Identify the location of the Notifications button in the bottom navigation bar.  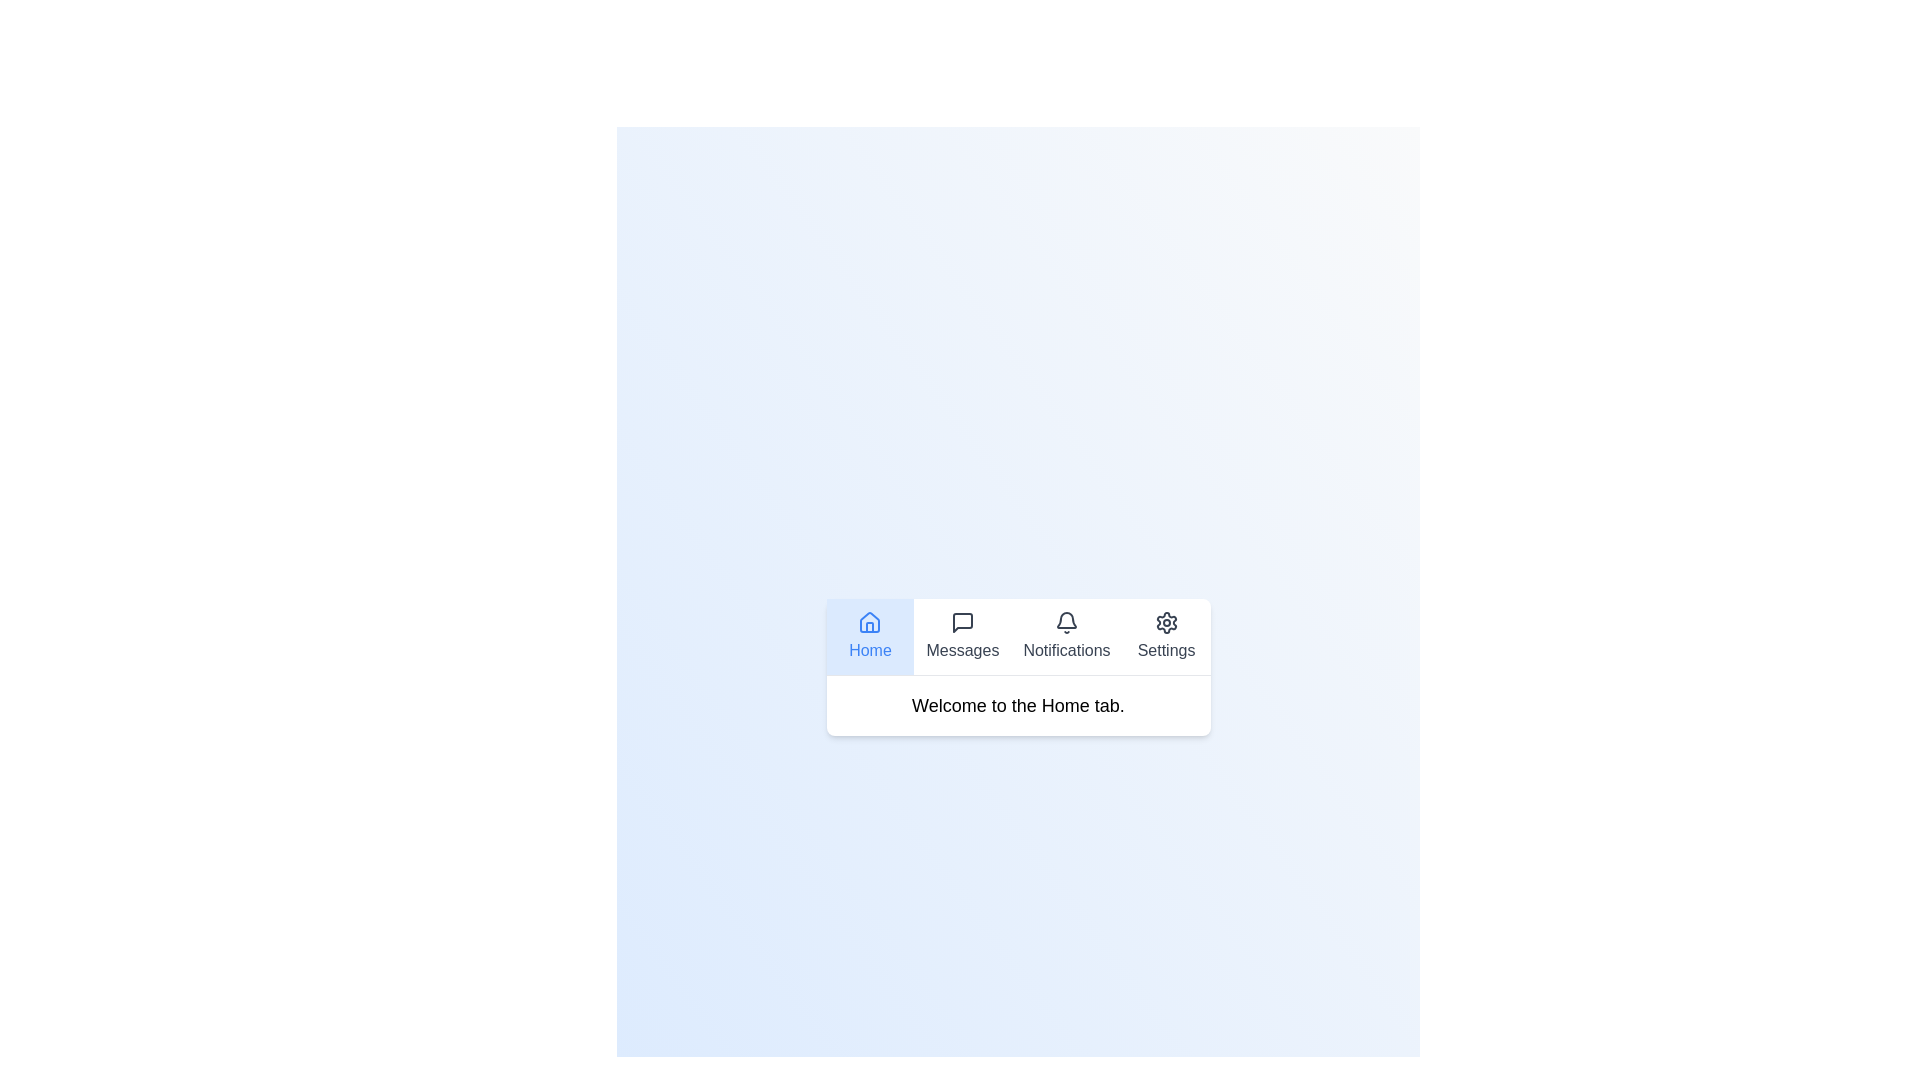
(1065, 636).